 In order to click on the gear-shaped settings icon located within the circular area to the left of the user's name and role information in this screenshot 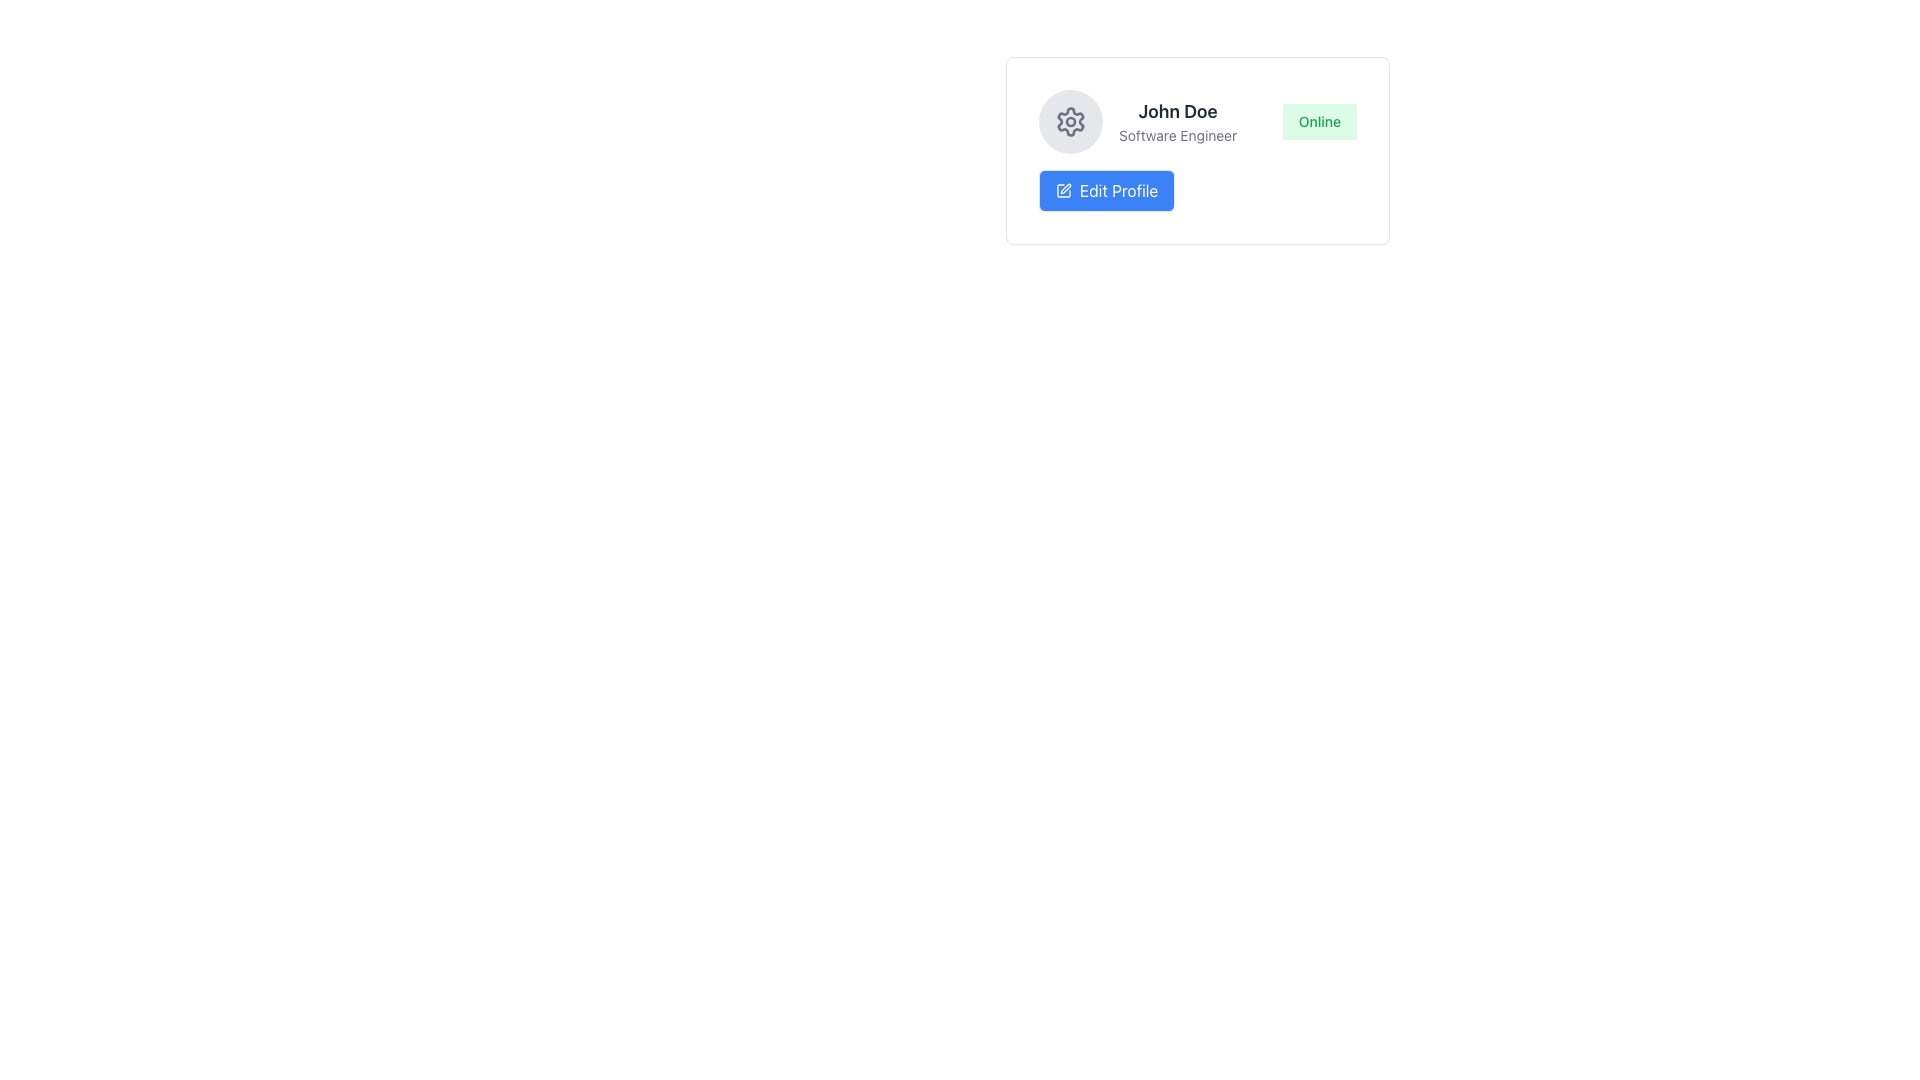, I will do `click(1069, 122)`.